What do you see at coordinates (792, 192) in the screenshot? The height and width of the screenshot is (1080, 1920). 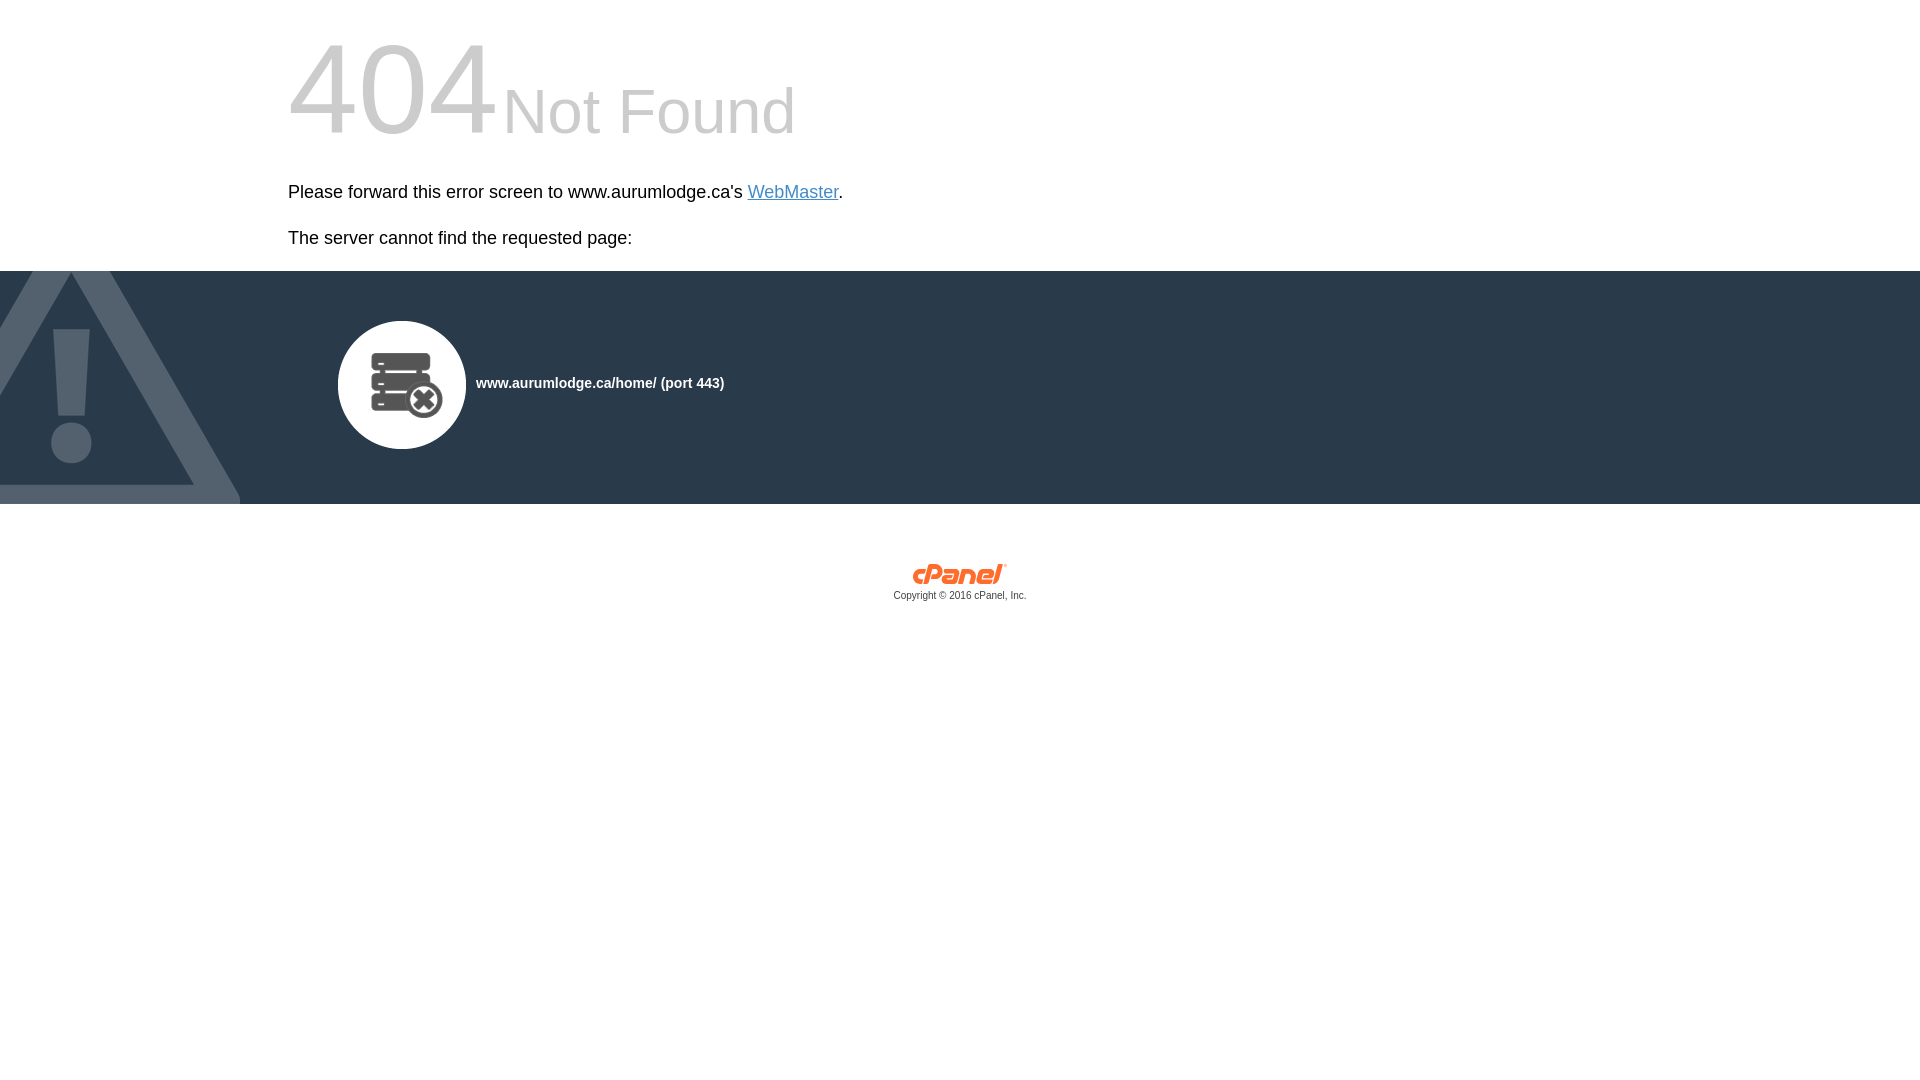 I see `'WebMaster'` at bounding box center [792, 192].